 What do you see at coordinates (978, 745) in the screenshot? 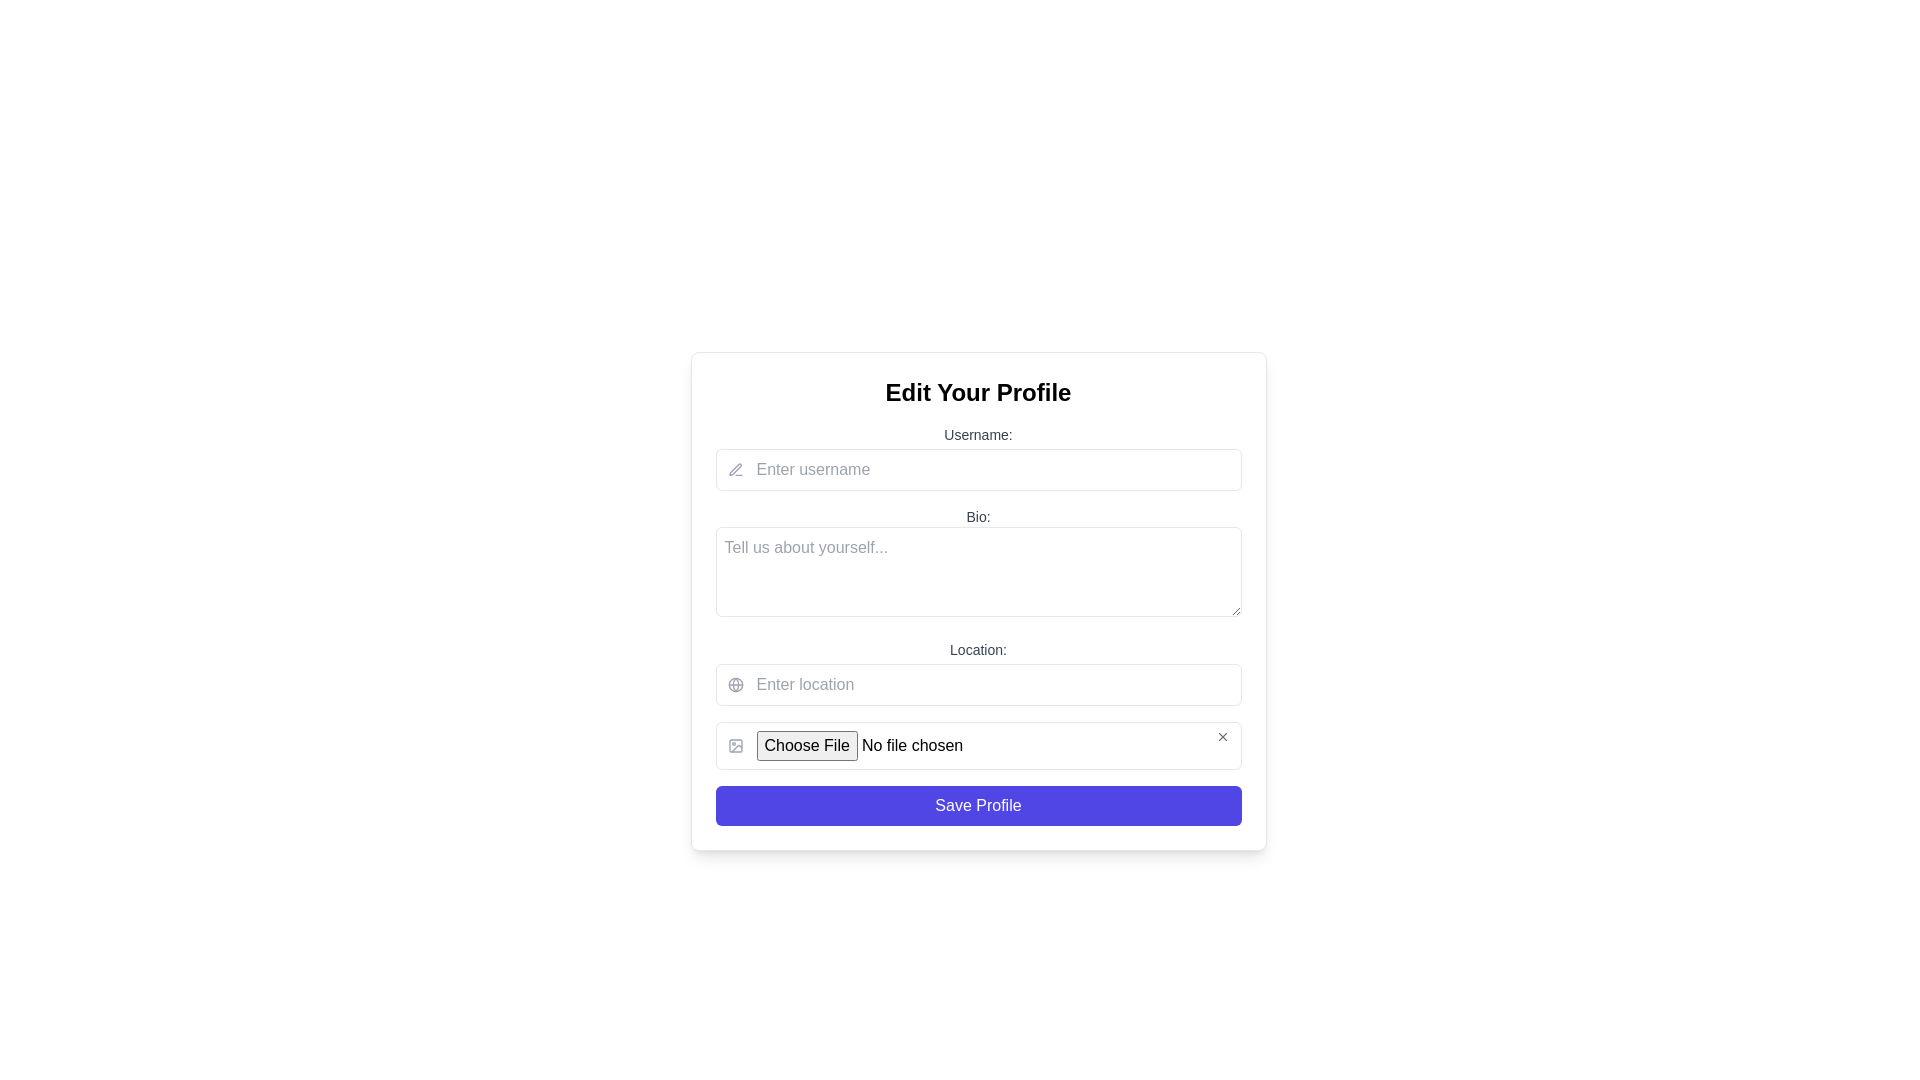
I see `the 'Choose File' button in the file input component` at bounding box center [978, 745].